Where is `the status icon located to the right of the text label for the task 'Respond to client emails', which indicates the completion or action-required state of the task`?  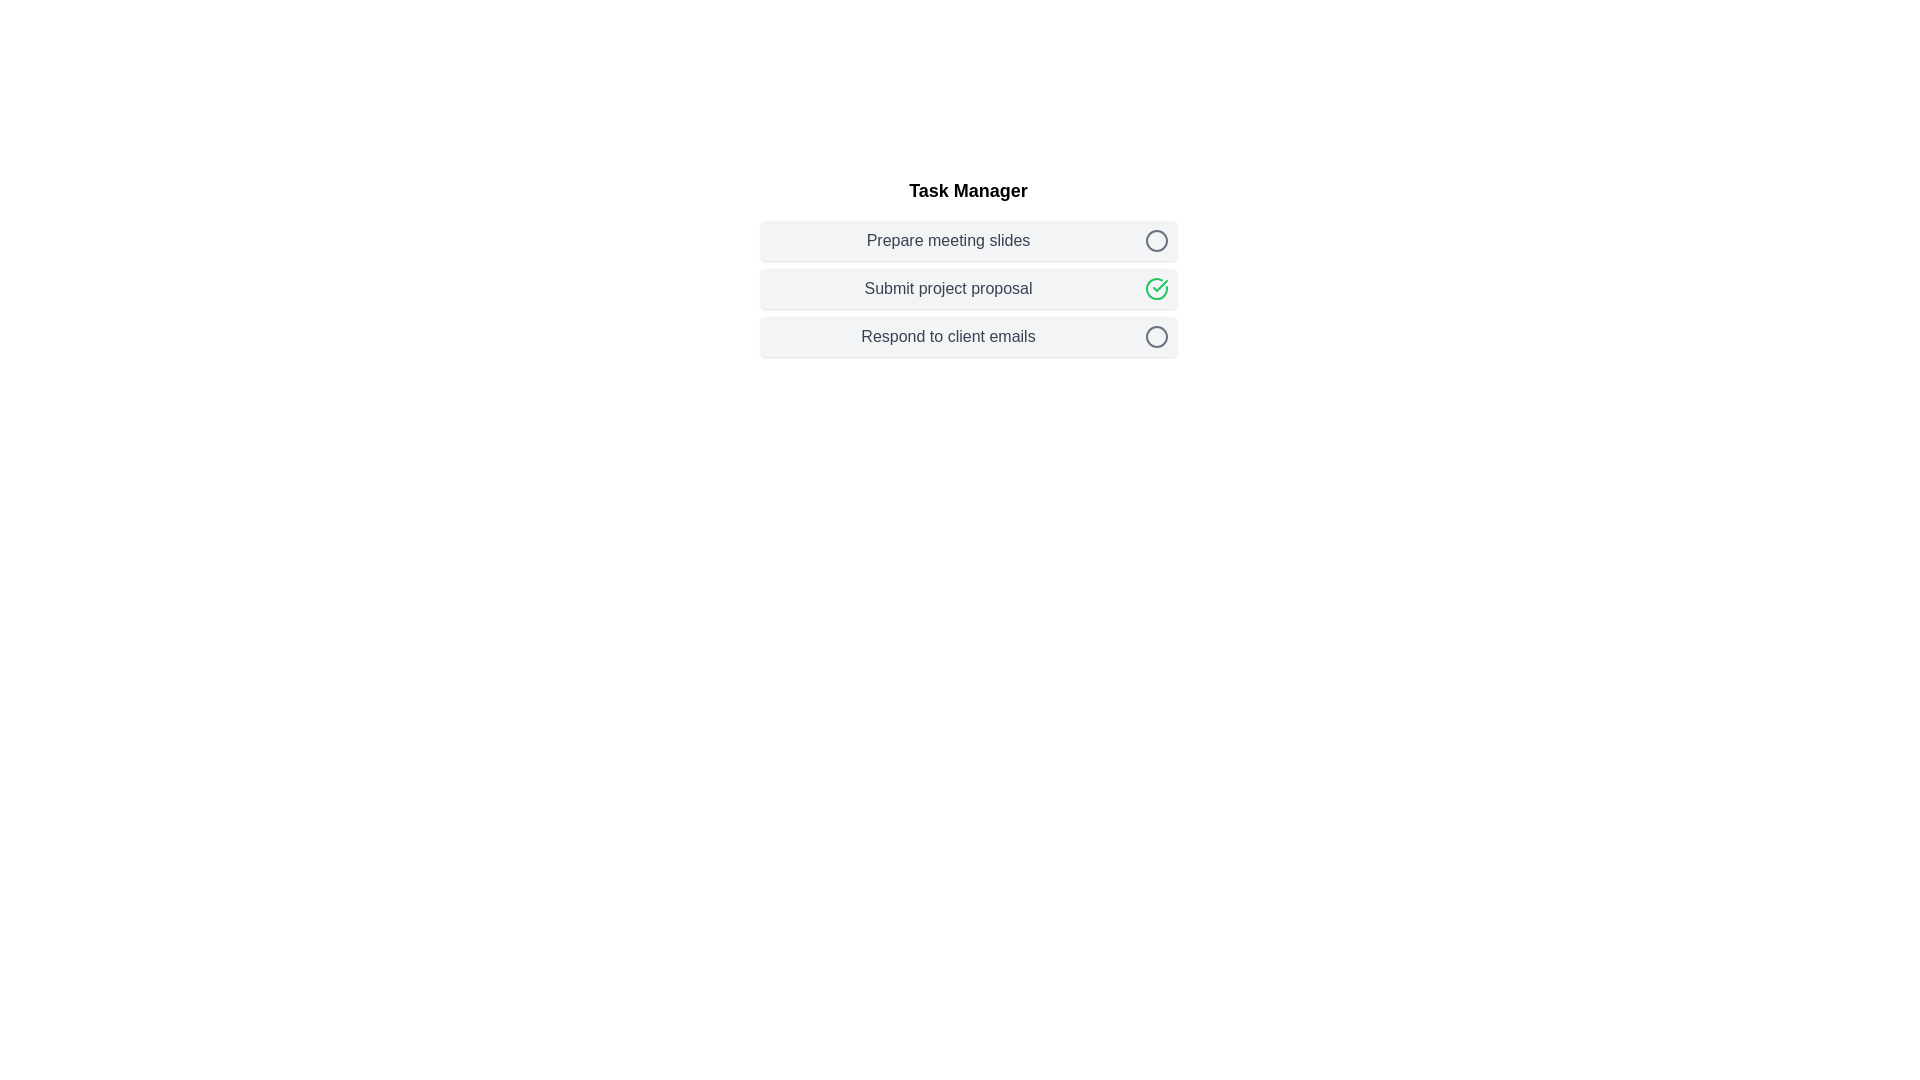 the status icon located to the right of the text label for the task 'Respond to client emails', which indicates the completion or action-required state of the task is located at coordinates (1156, 335).